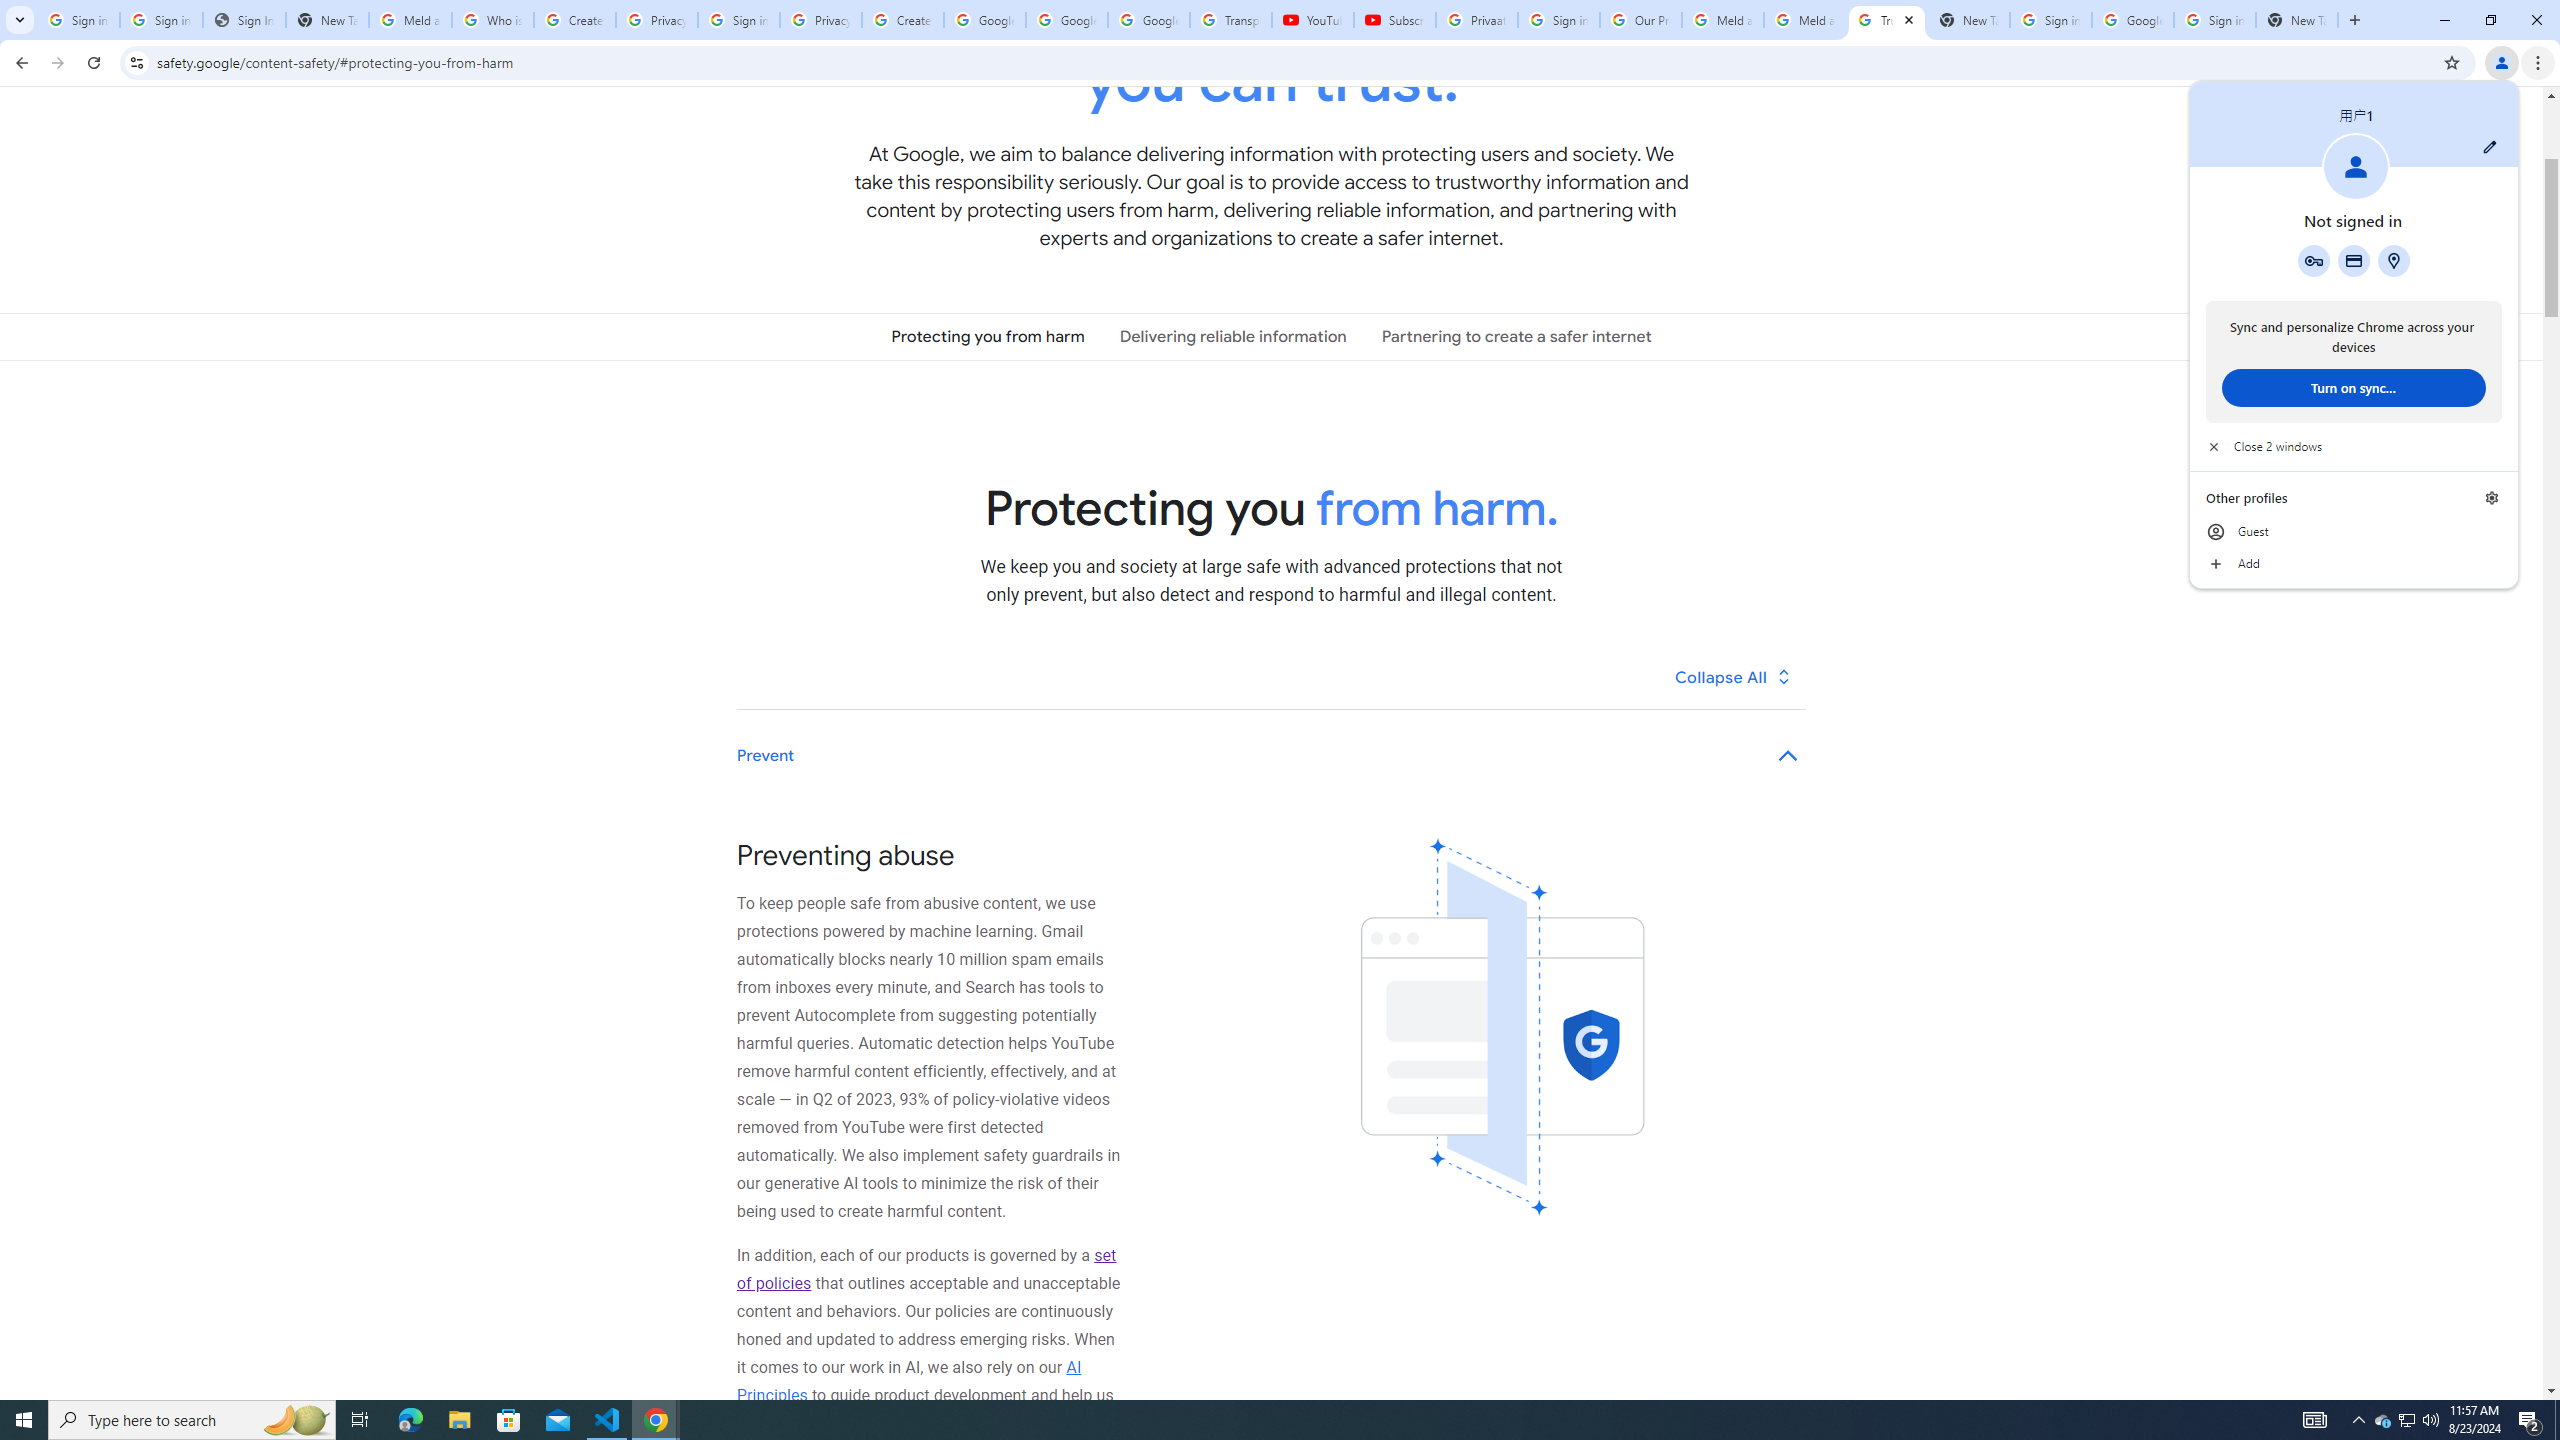  Describe the element at coordinates (2132, 19) in the screenshot. I see `'Google Cybersecurity Innovations - Google Safety Center'` at that location.